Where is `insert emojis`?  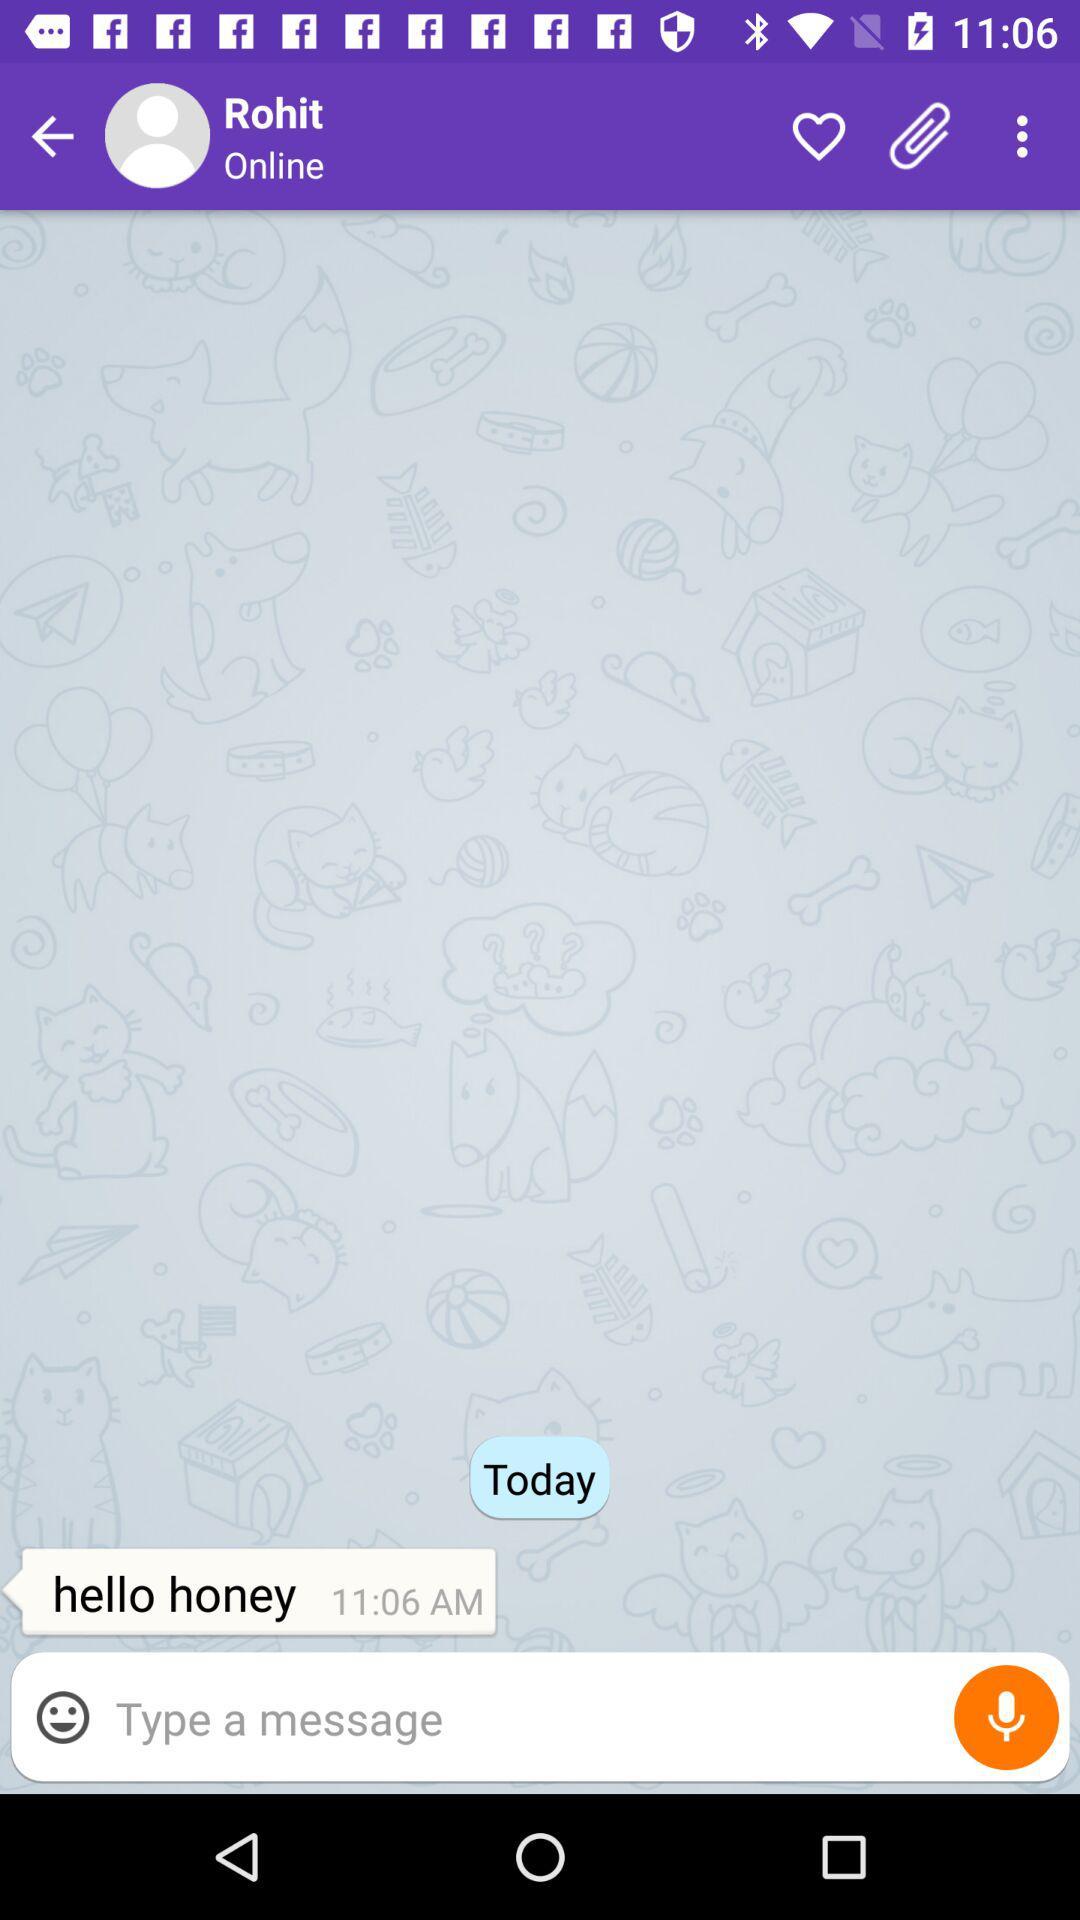
insert emojis is located at coordinates (61, 1716).